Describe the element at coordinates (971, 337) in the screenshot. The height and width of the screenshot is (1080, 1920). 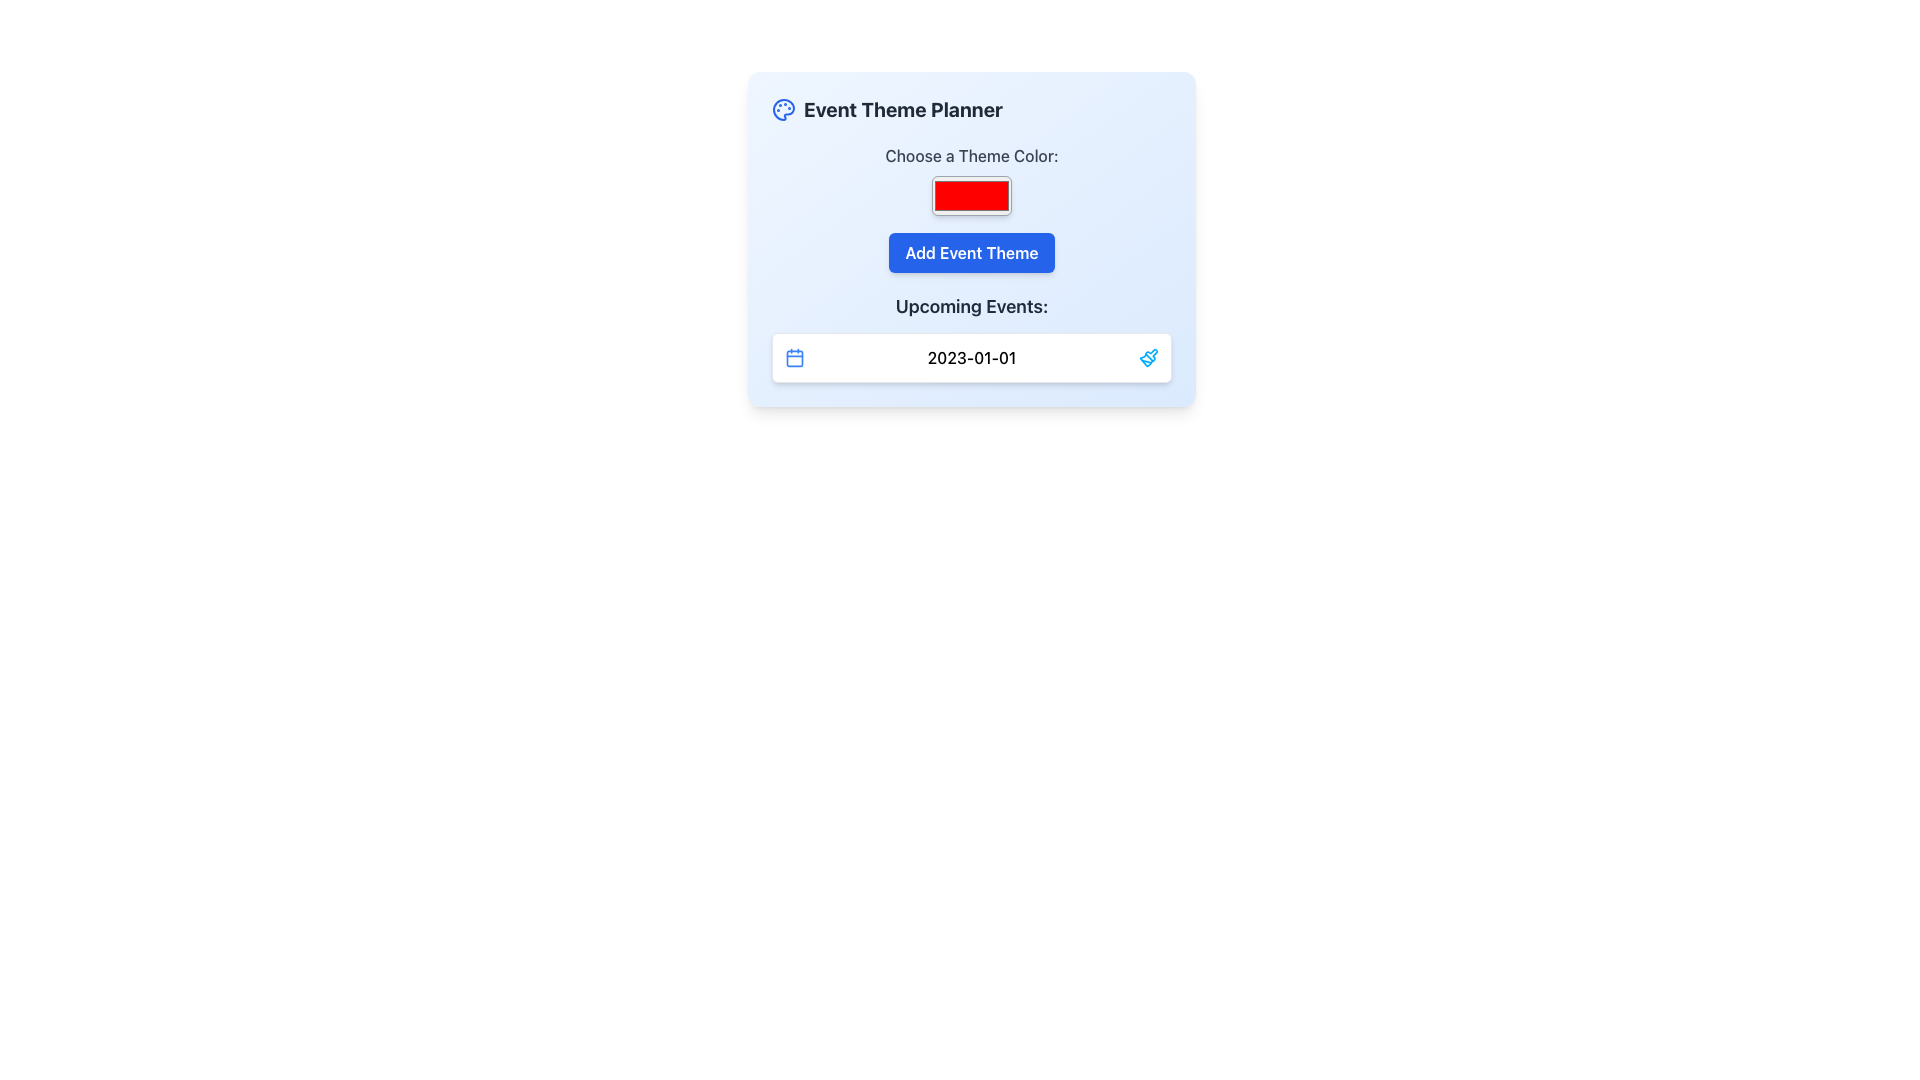
I see `the title and content displayer for upcoming events located within the 'Event Theme Planner' card, positioned below the 'Add Event Theme' button` at that location.